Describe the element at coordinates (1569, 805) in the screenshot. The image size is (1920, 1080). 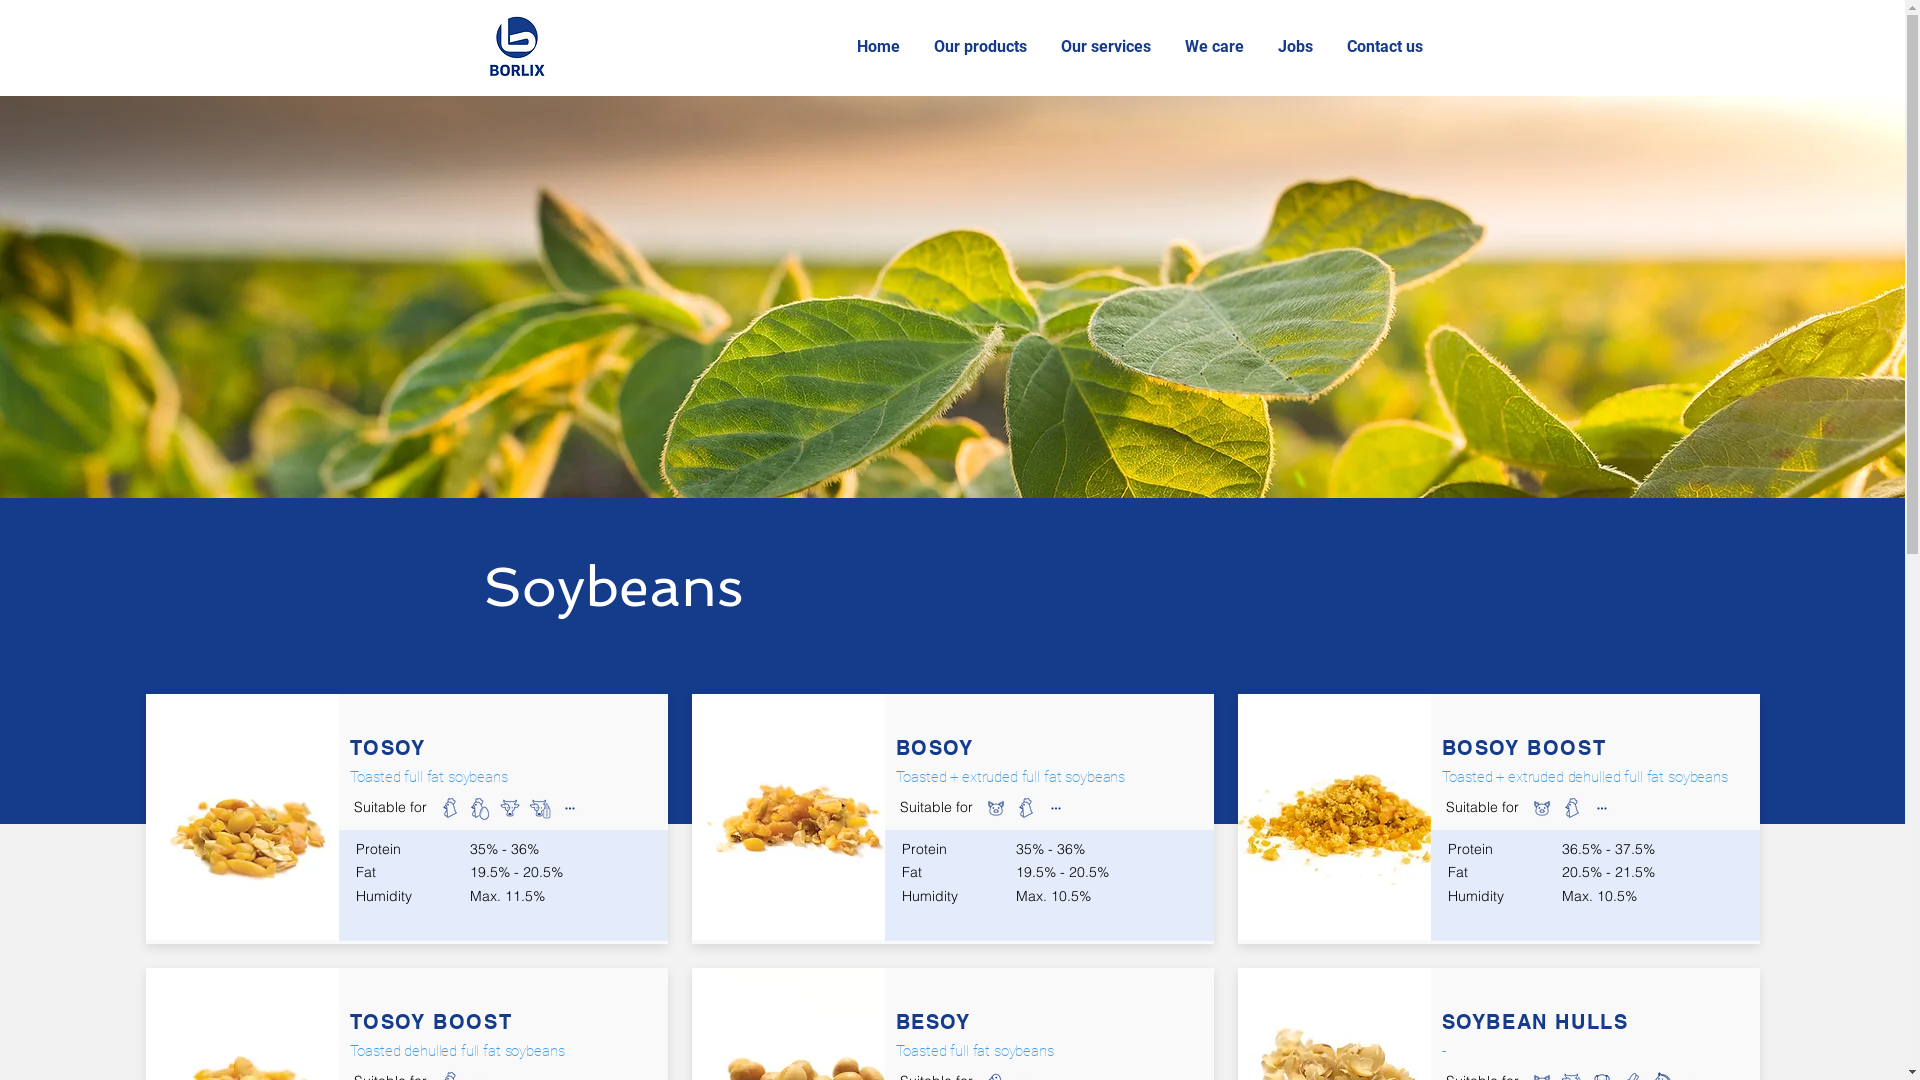
I see `'Broilers'` at that location.